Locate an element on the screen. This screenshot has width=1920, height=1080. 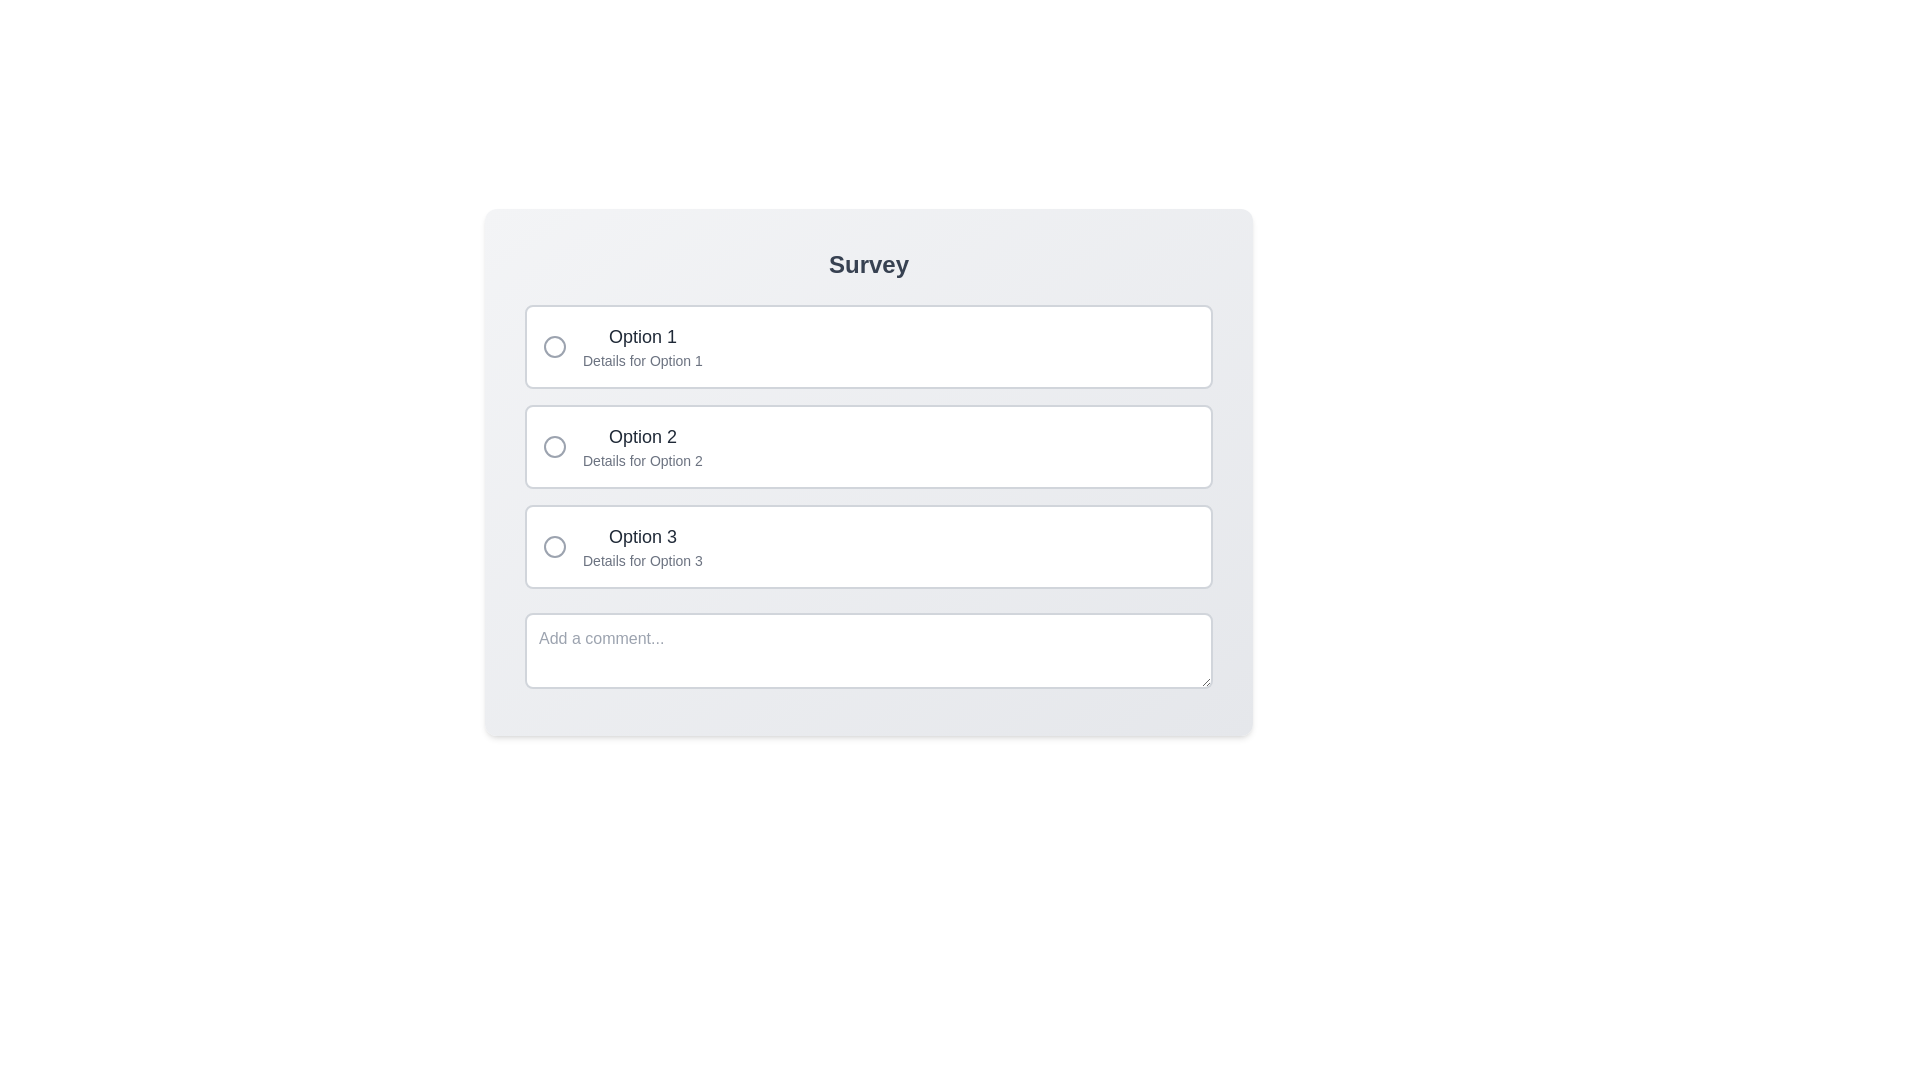
the circular radio button next to 'Option 1' in the survey interface is located at coordinates (555, 346).